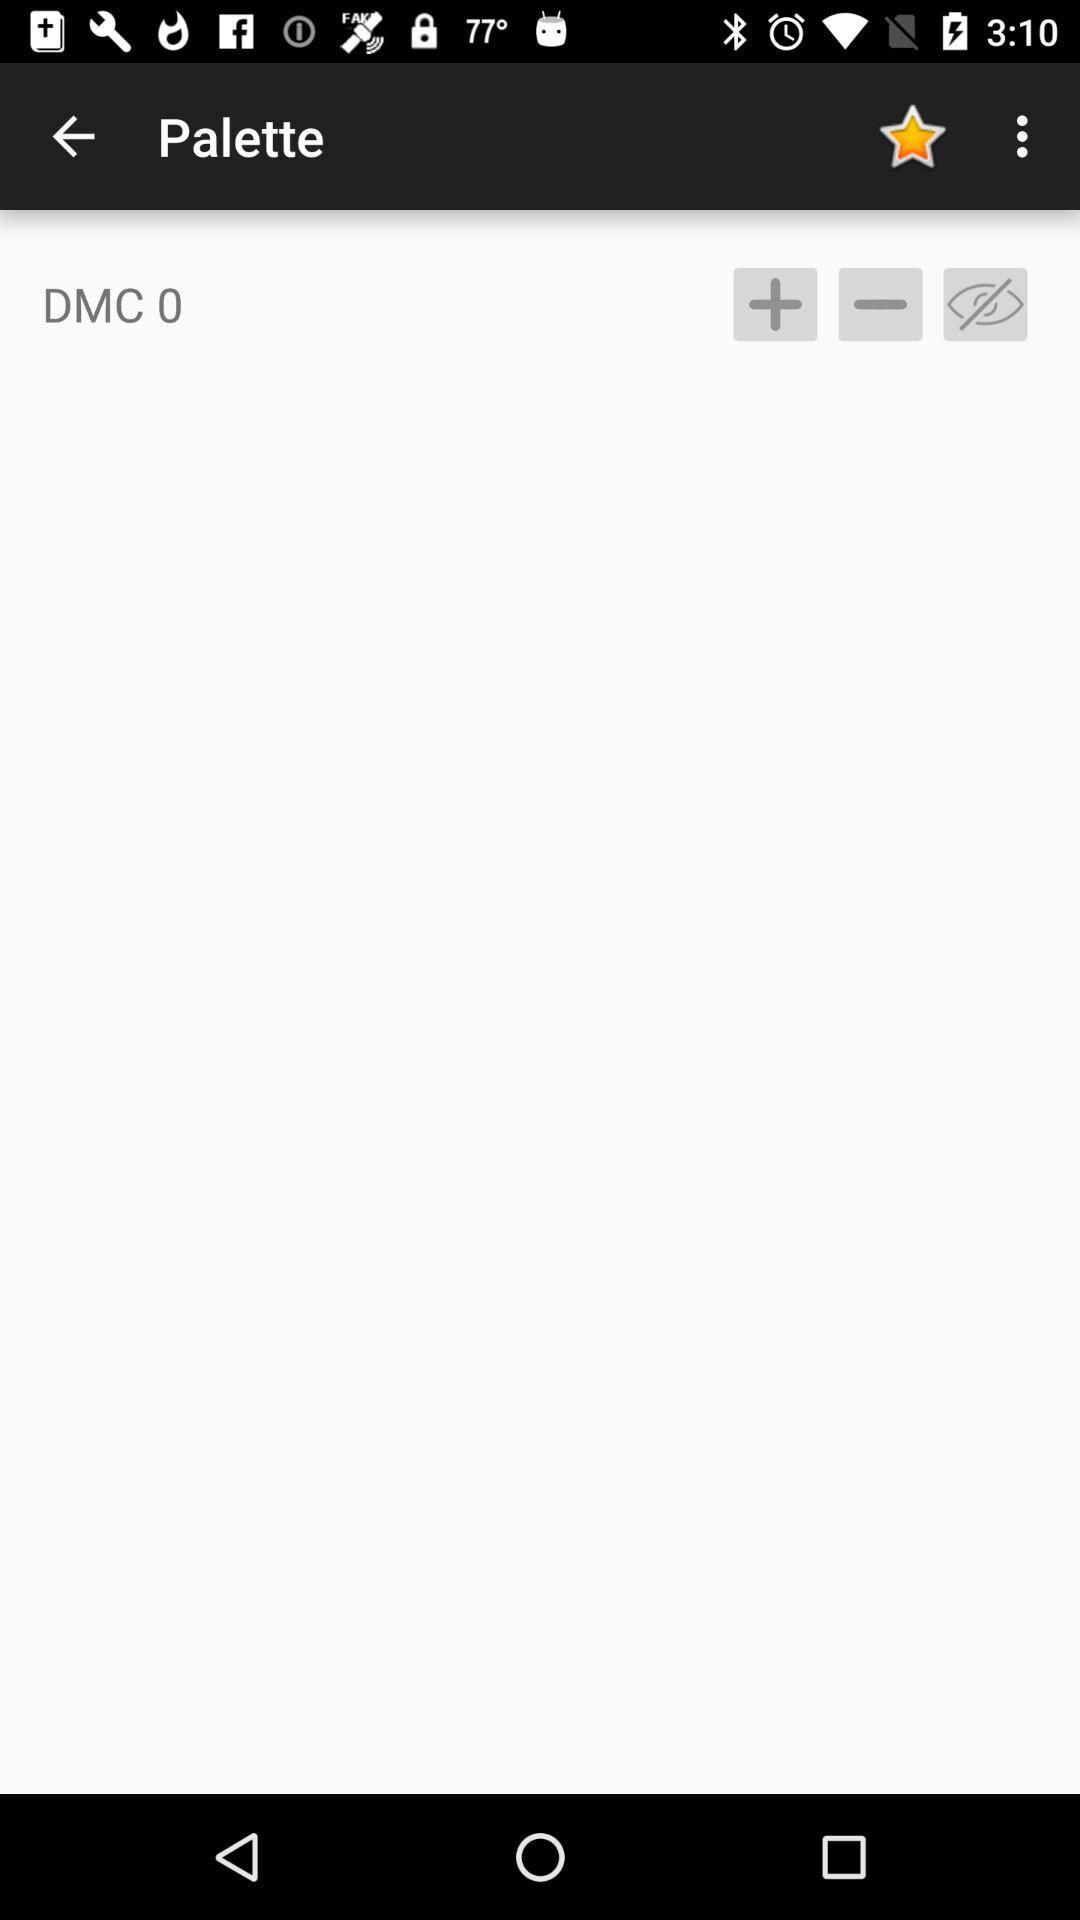 Image resolution: width=1080 pixels, height=1920 pixels. Describe the element at coordinates (774, 303) in the screenshot. I see `the item next to dmc 0 item` at that location.